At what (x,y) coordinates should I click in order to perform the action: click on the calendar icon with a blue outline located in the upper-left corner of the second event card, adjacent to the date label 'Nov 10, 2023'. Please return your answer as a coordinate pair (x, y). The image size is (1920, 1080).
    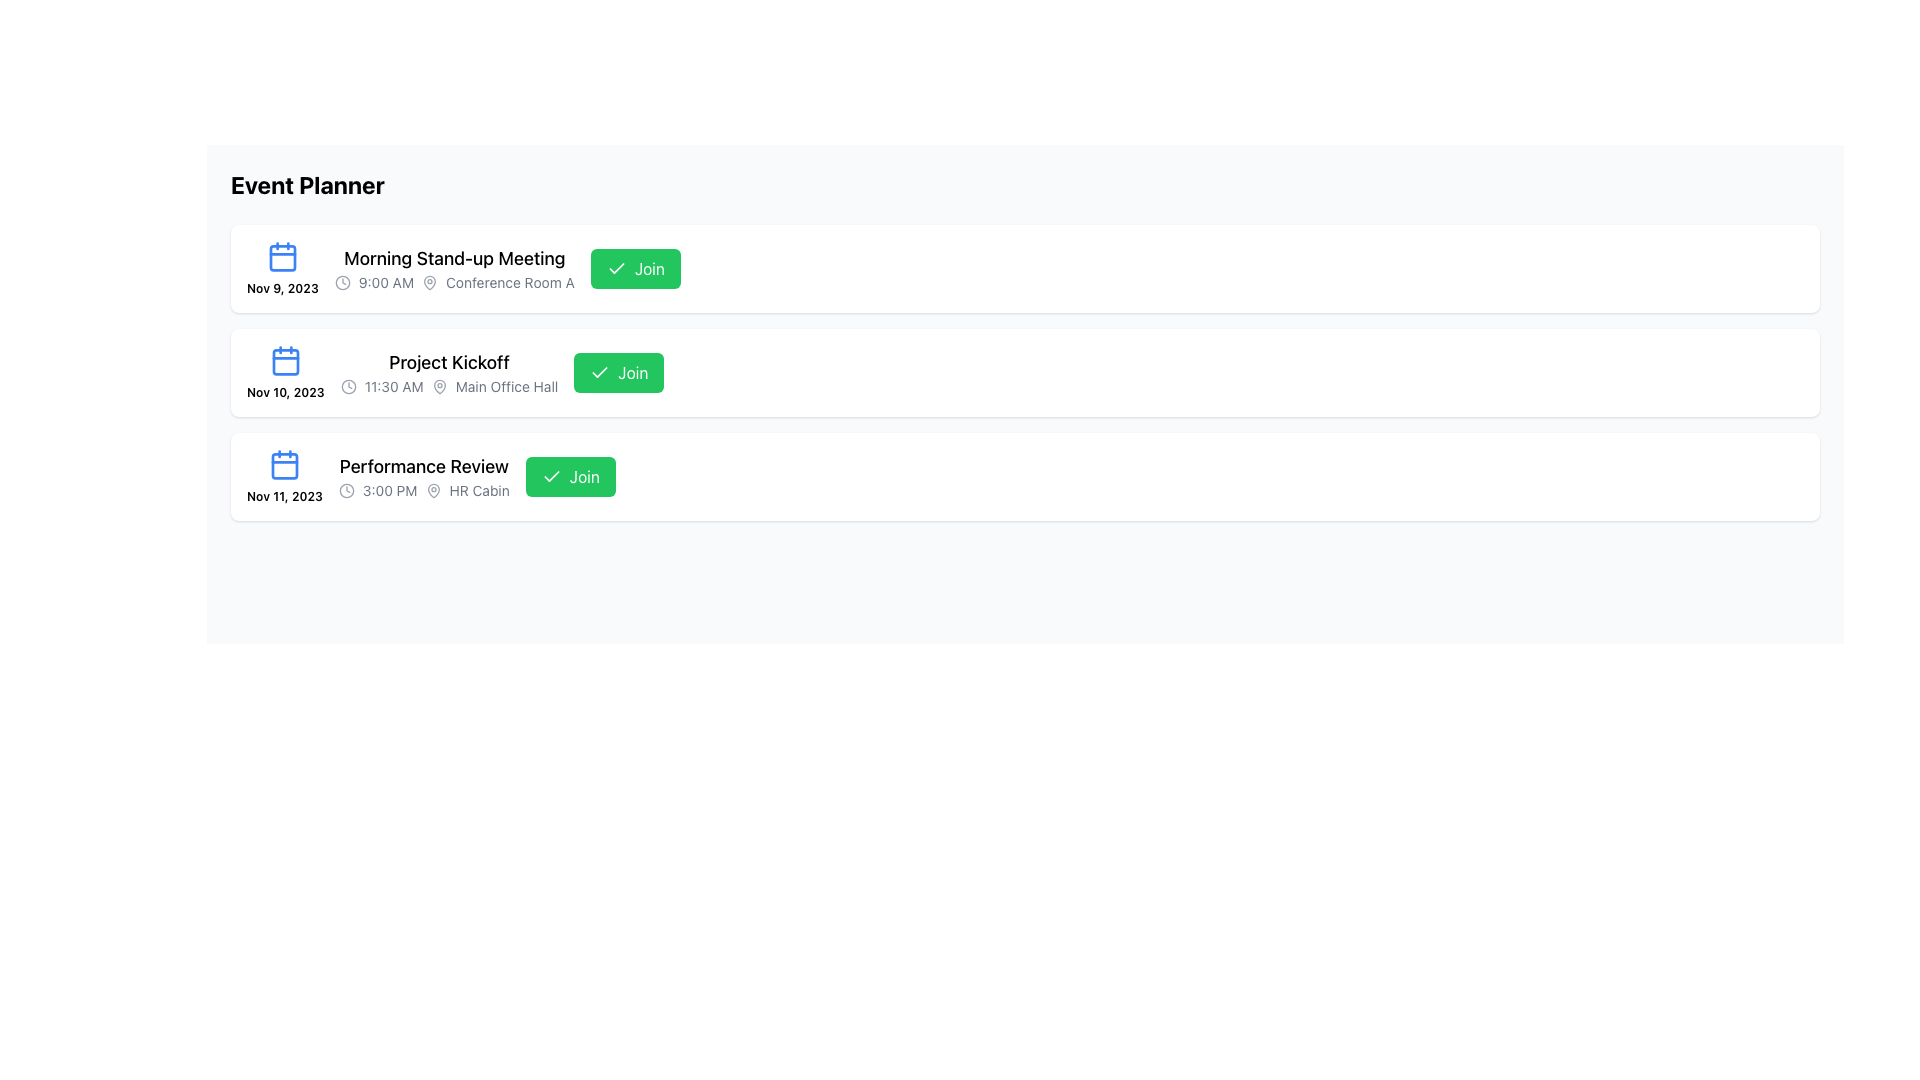
    Looking at the image, I should click on (284, 361).